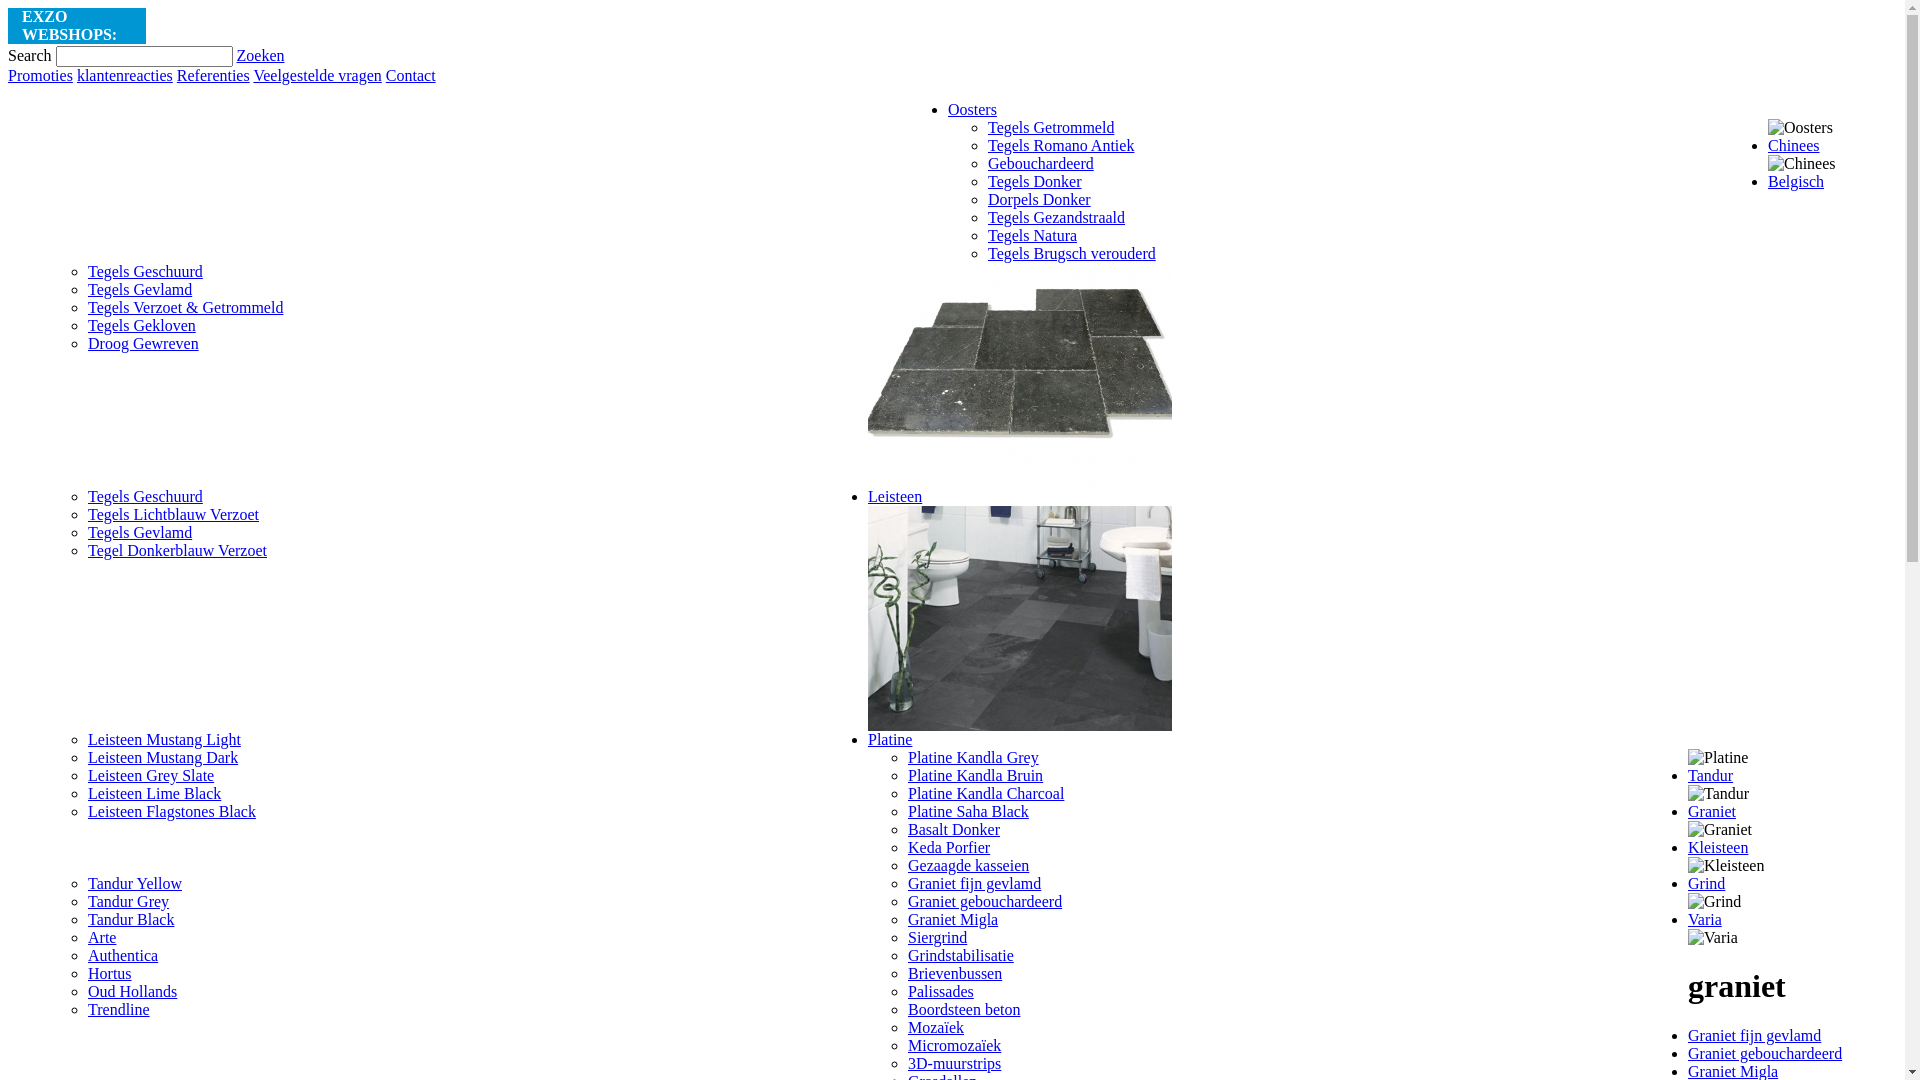 The height and width of the screenshot is (1080, 1920). What do you see at coordinates (173, 513) in the screenshot?
I see `'Tegels Lichtblauw Verzoet'` at bounding box center [173, 513].